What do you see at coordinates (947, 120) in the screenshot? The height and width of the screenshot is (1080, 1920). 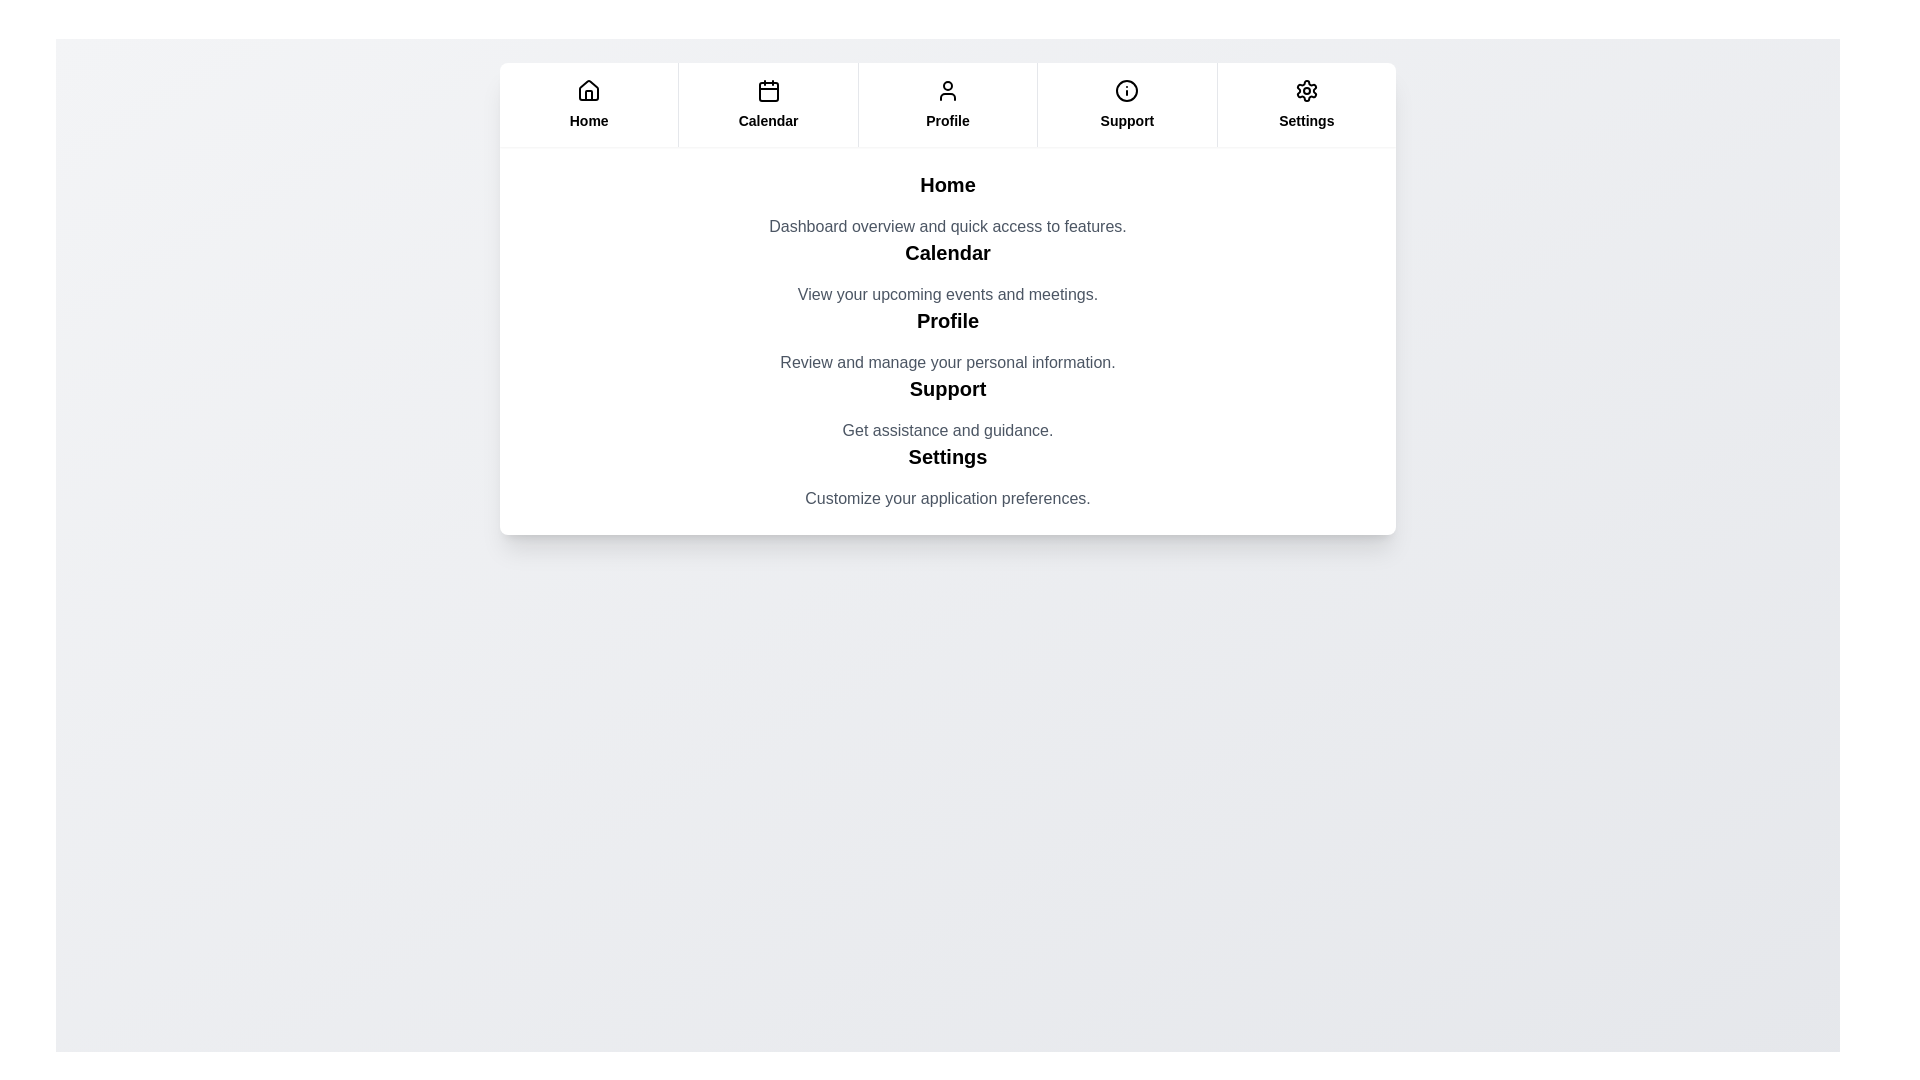 I see `the 'Profile' navigation tab label located in the third tab of the horizontal navigation bar, which is vertically centered under the user icon` at bounding box center [947, 120].